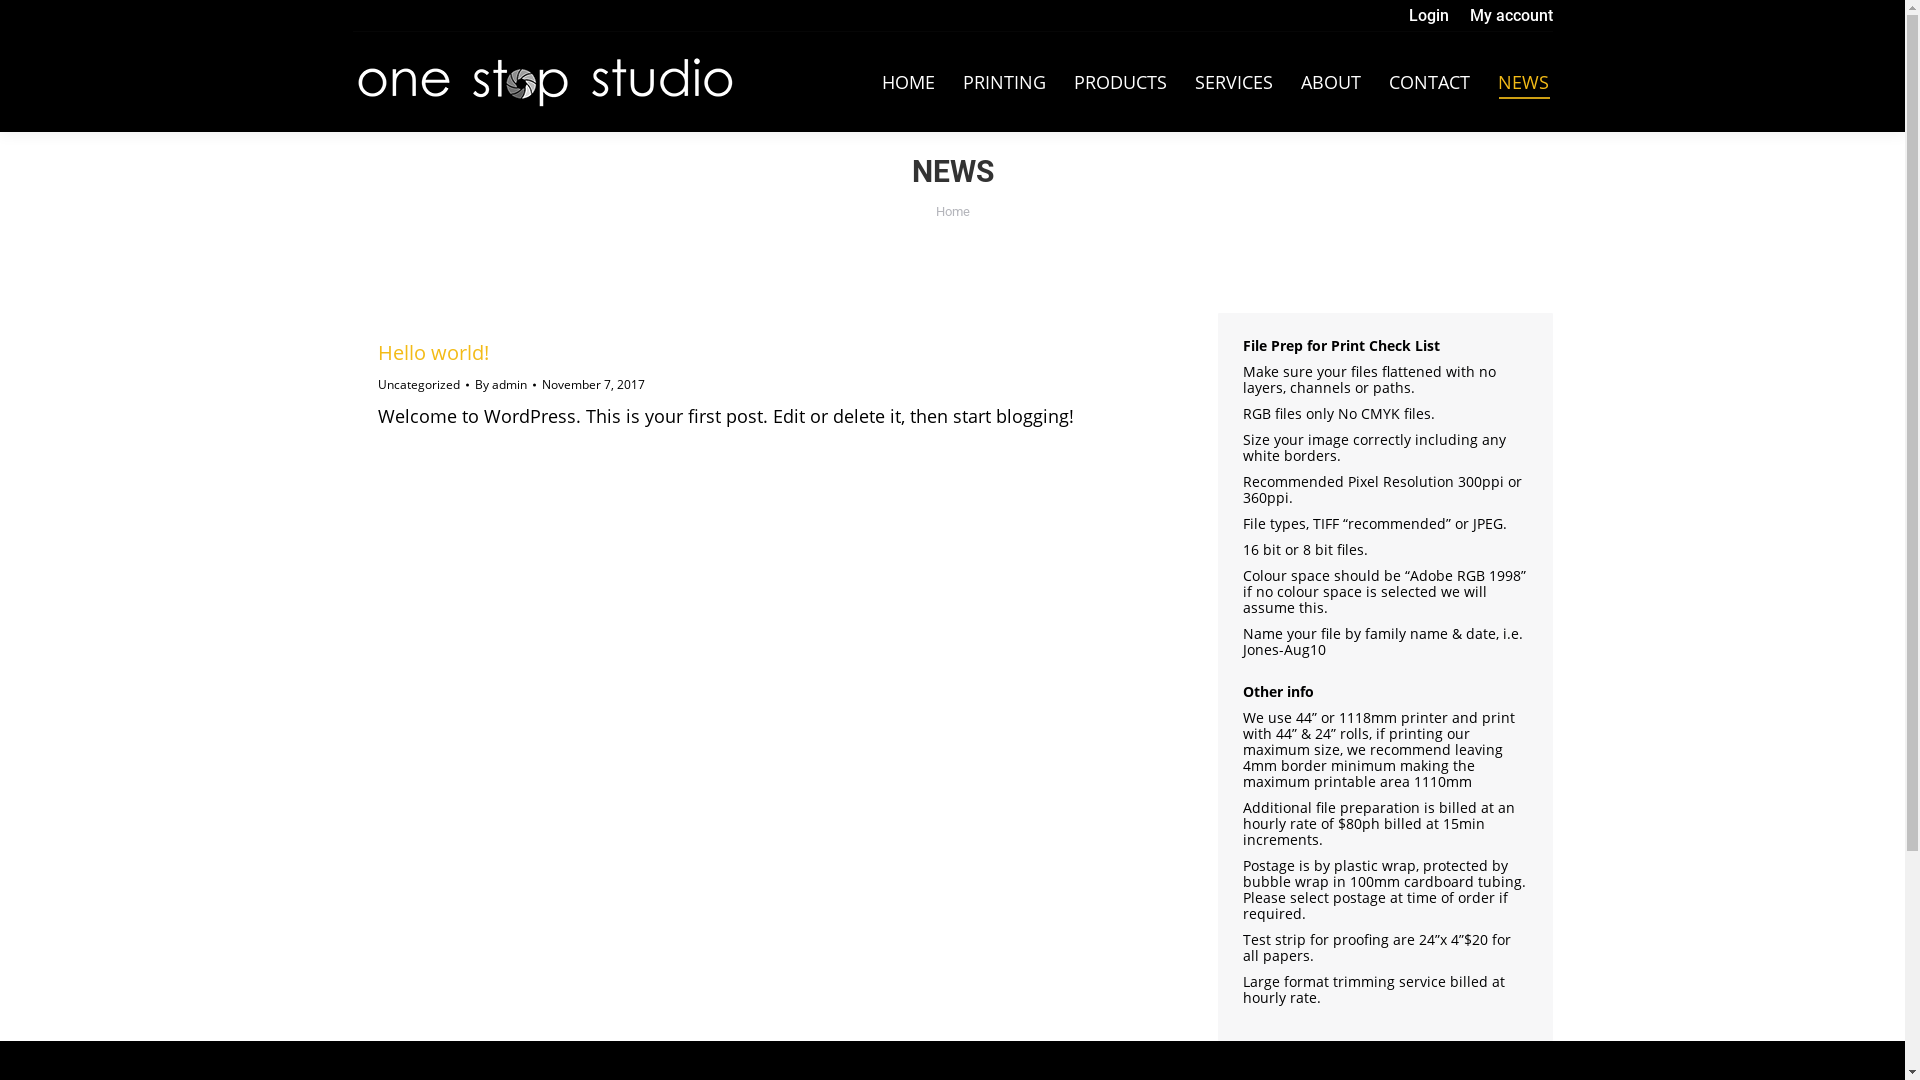  I want to click on 'SERVICES', so click(1232, 80).